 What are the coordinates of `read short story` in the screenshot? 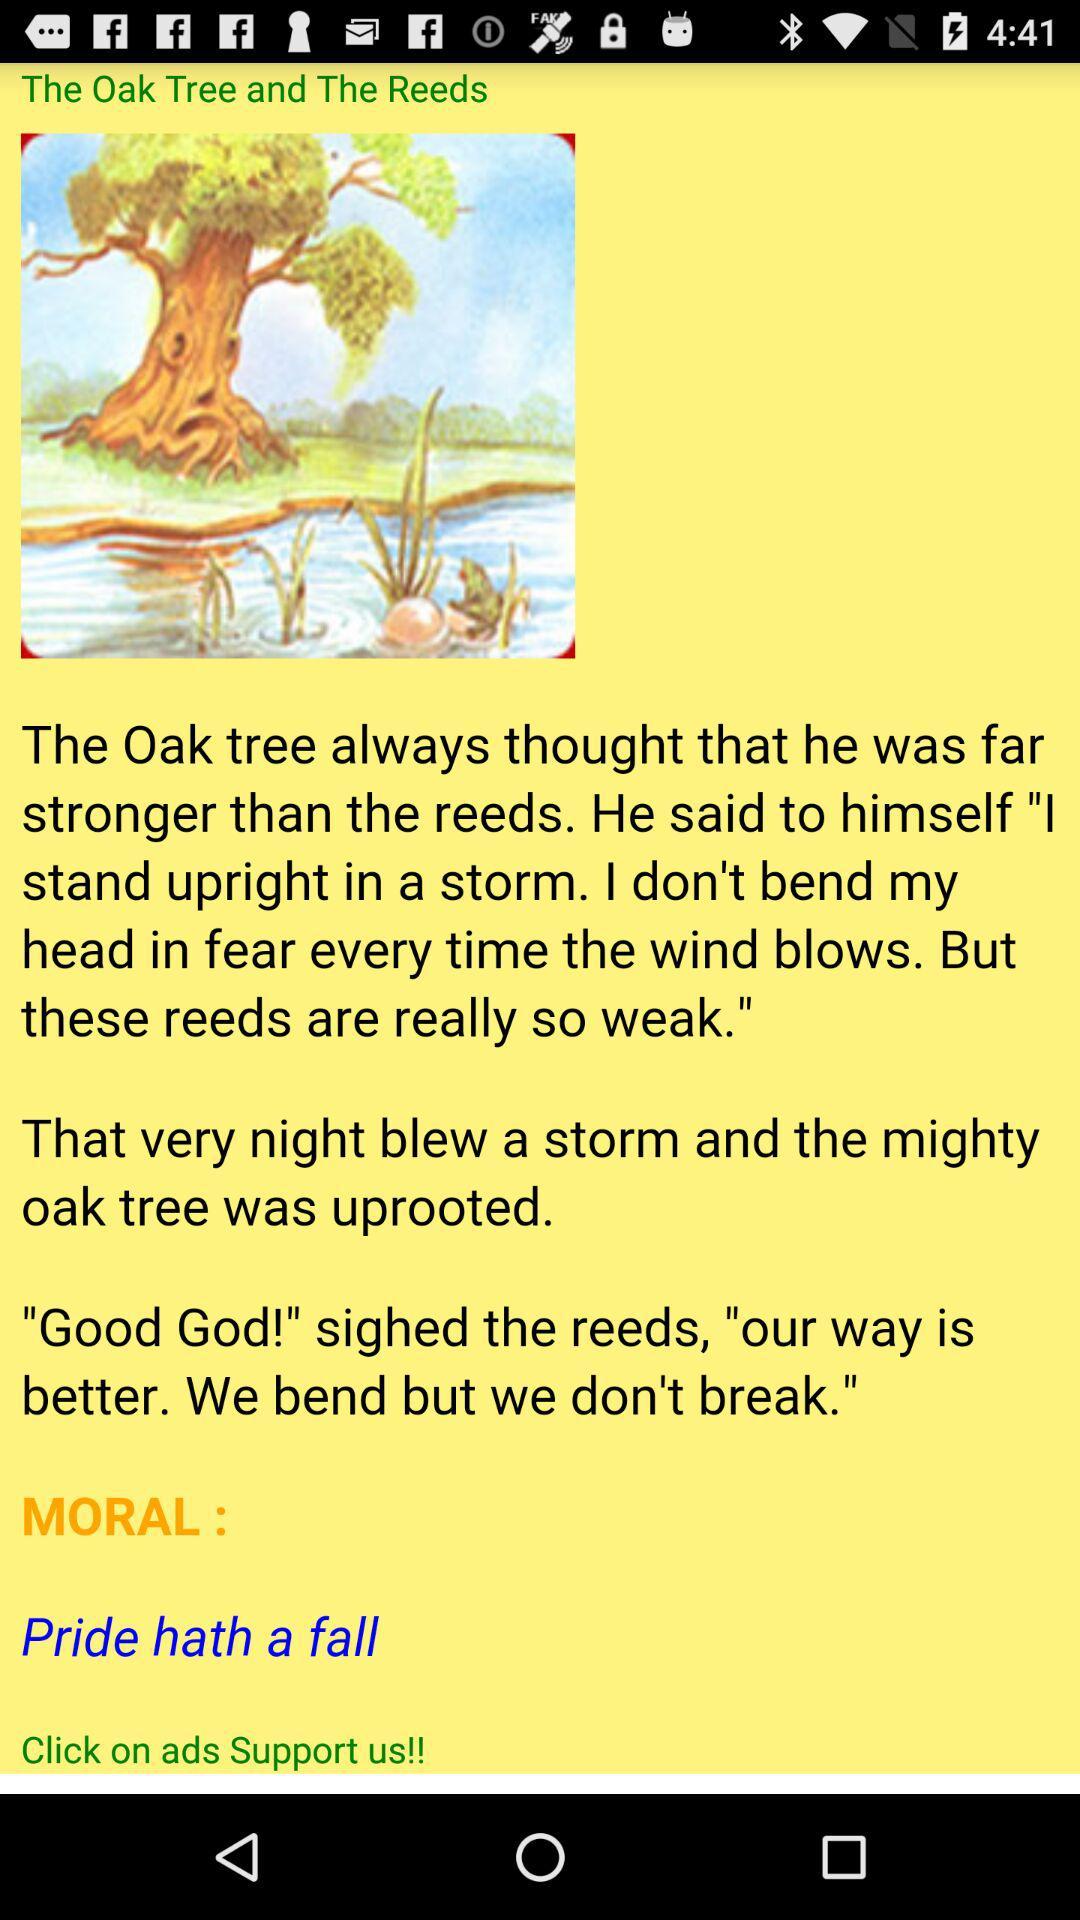 It's located at (540, 917).